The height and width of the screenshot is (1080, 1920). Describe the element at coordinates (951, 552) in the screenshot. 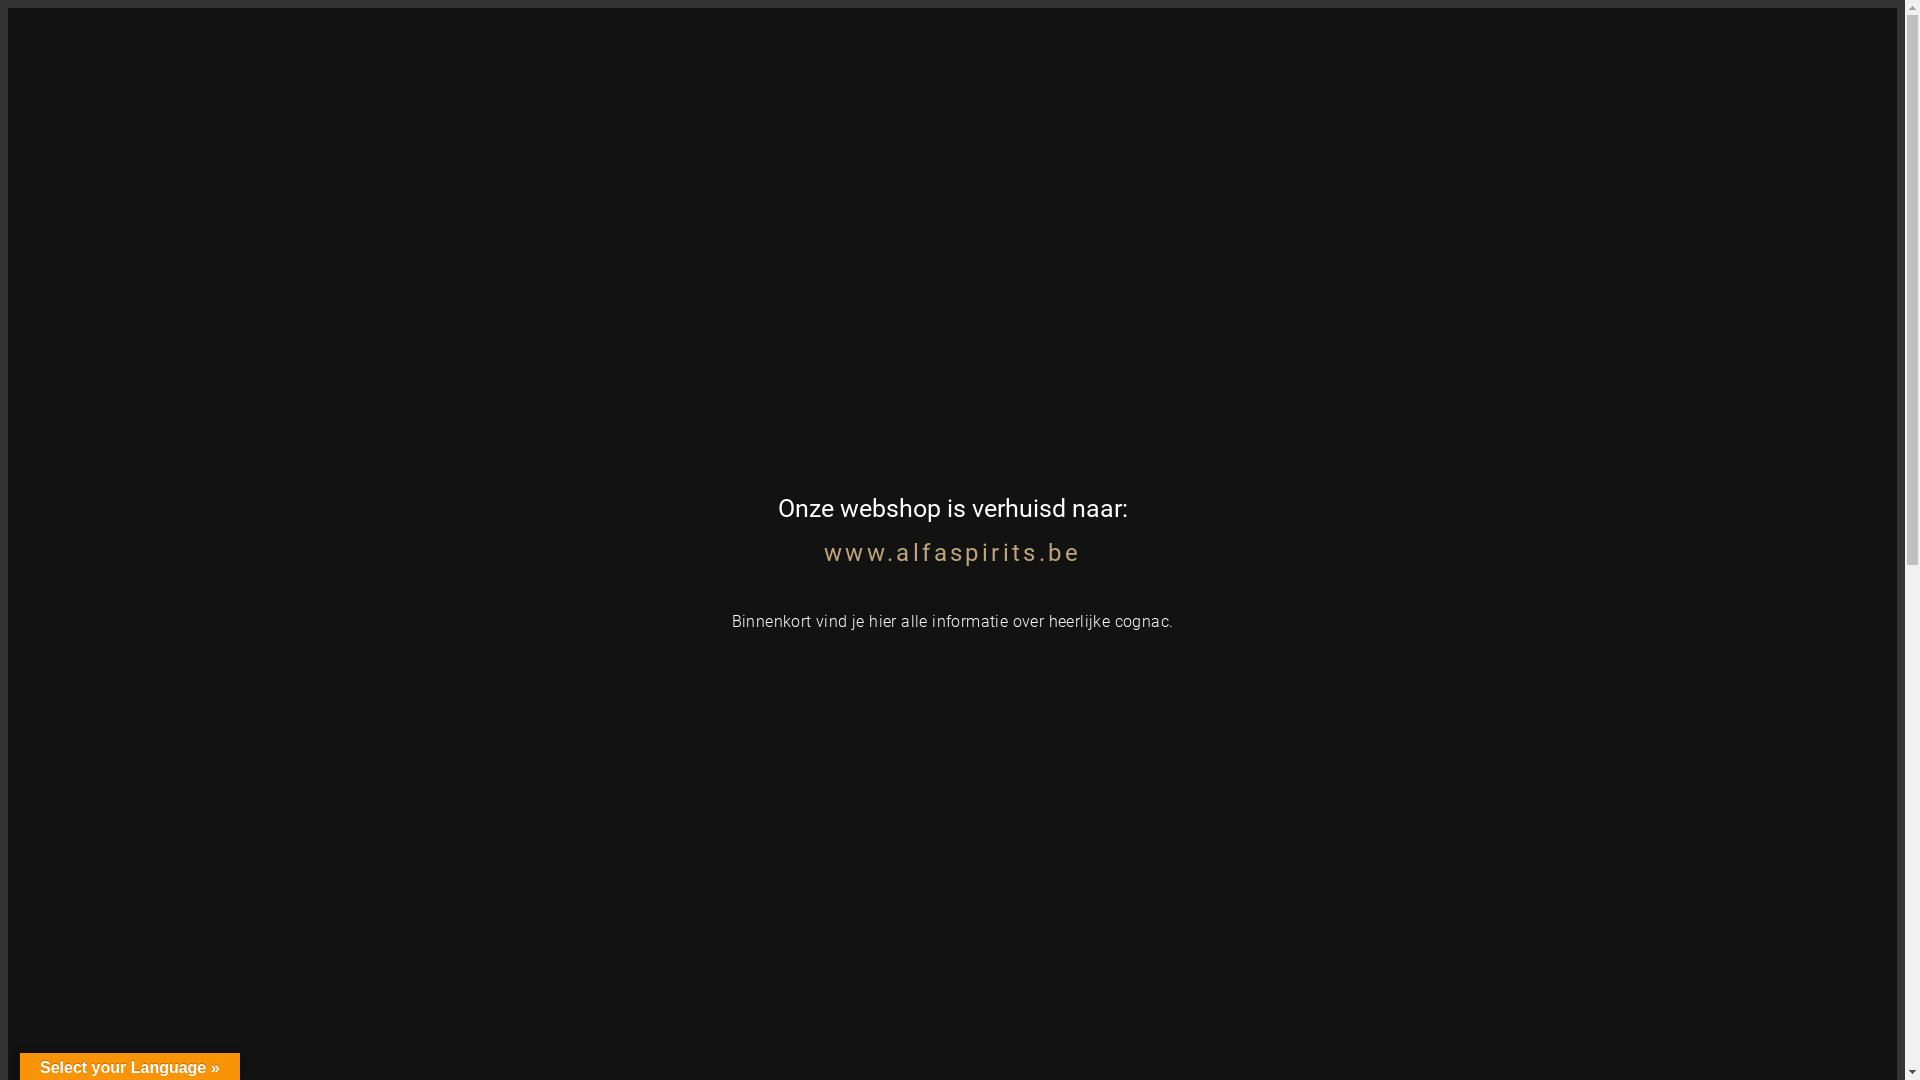

I see `'www.alfaspirits.be'` at that location.